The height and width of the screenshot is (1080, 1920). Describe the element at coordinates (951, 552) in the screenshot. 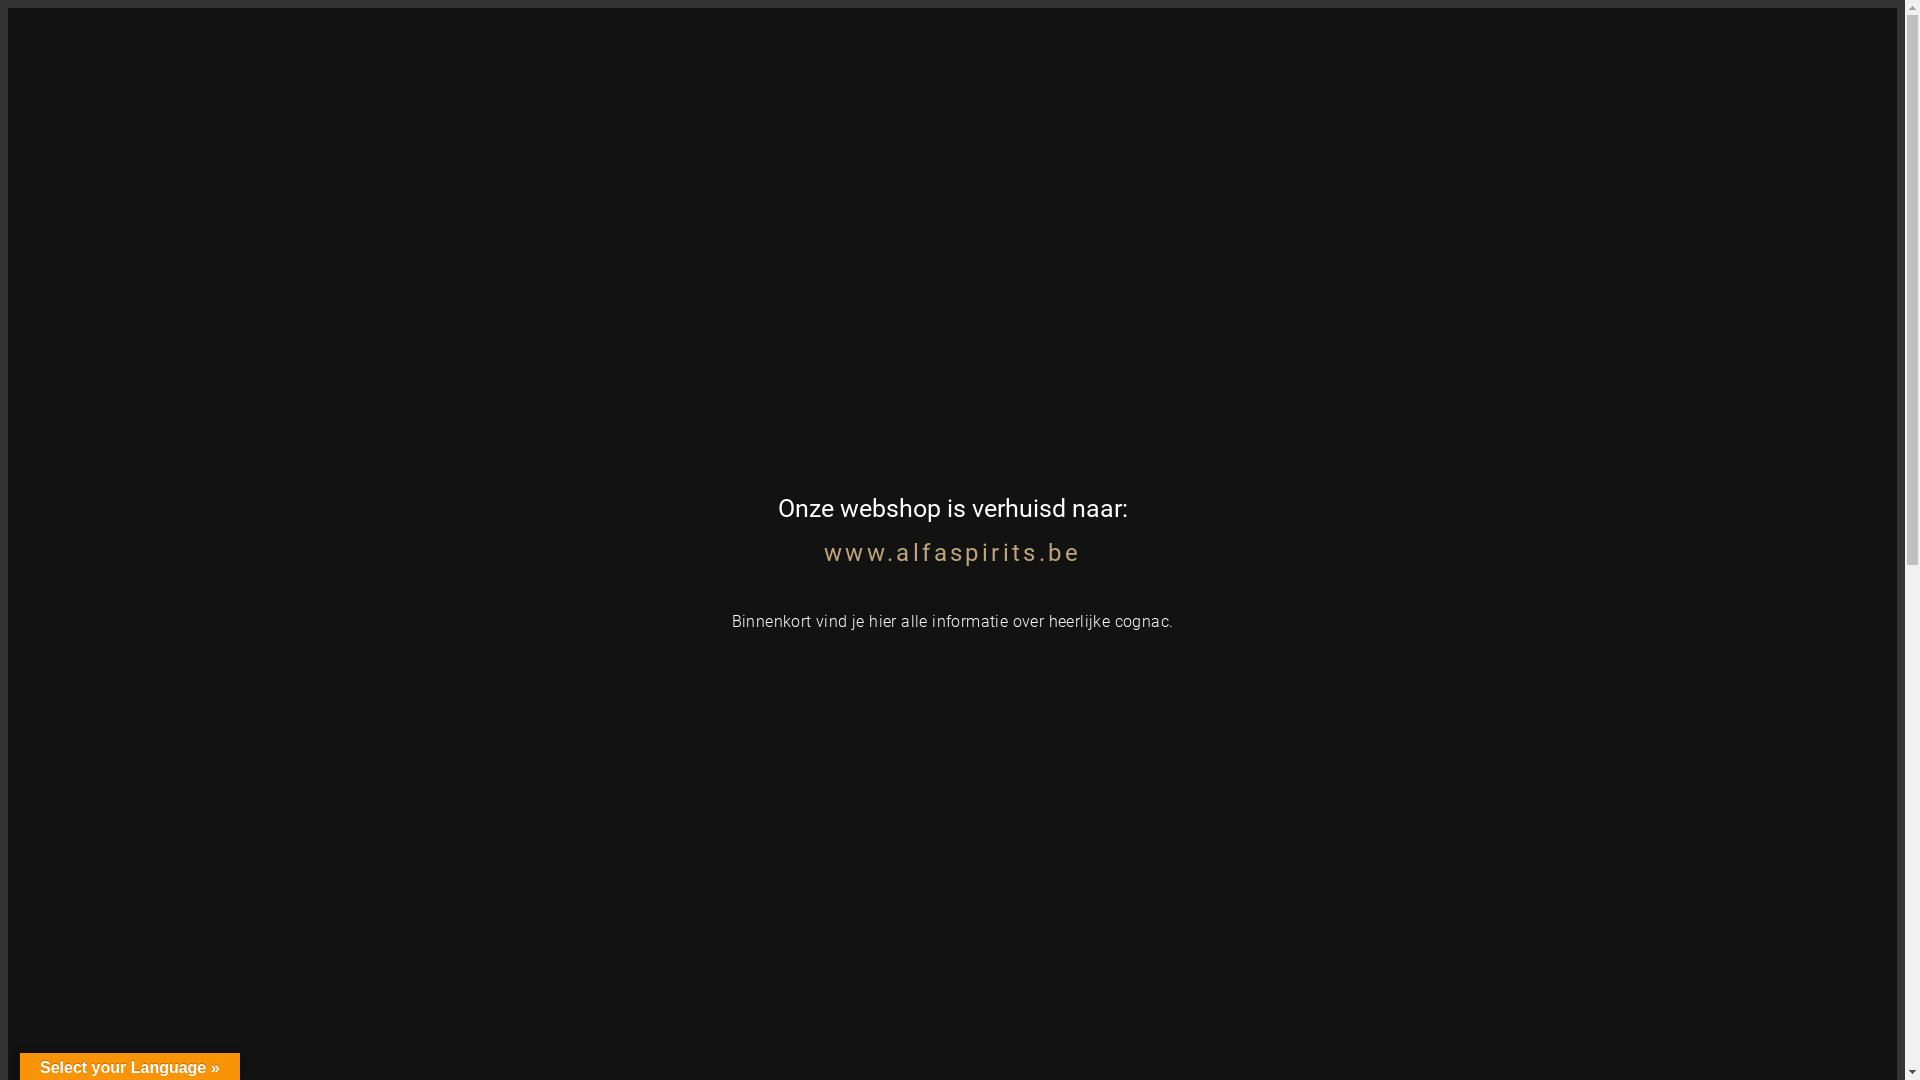

I see `'www.alfaspirits.be'` at that location.